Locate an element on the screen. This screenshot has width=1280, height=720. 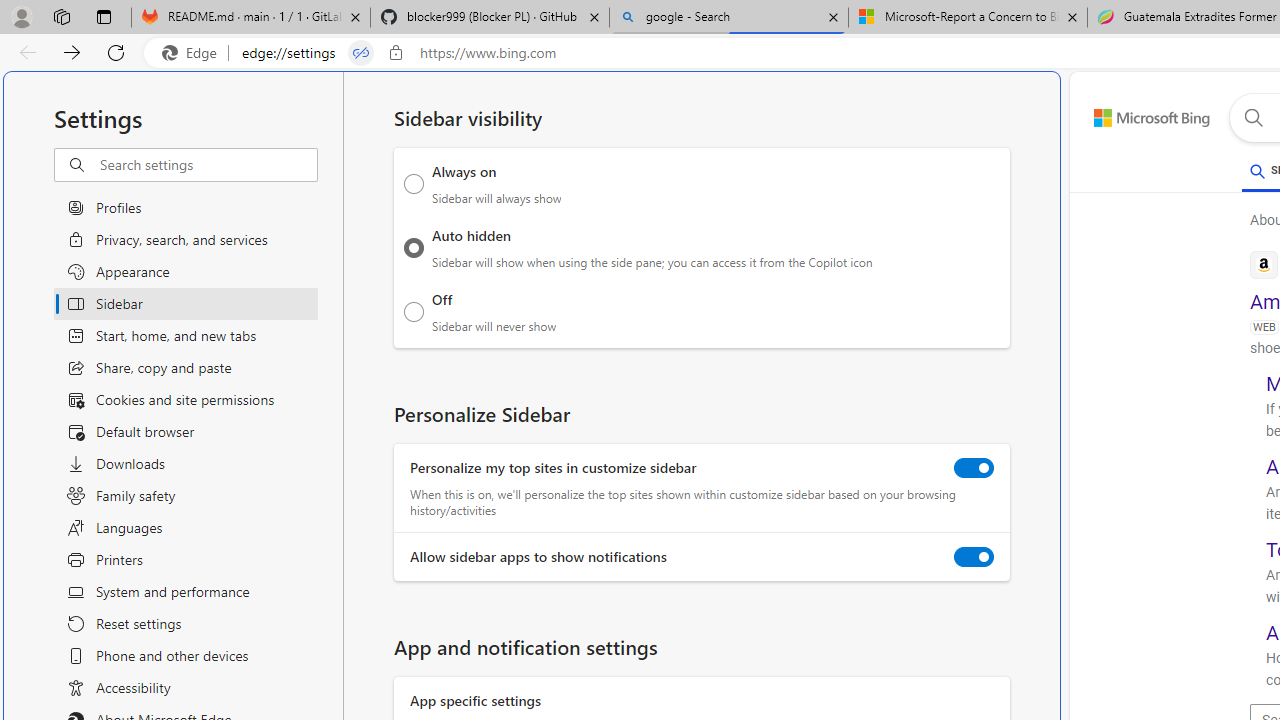
'Search settings' is located at coordinates (208, 164).